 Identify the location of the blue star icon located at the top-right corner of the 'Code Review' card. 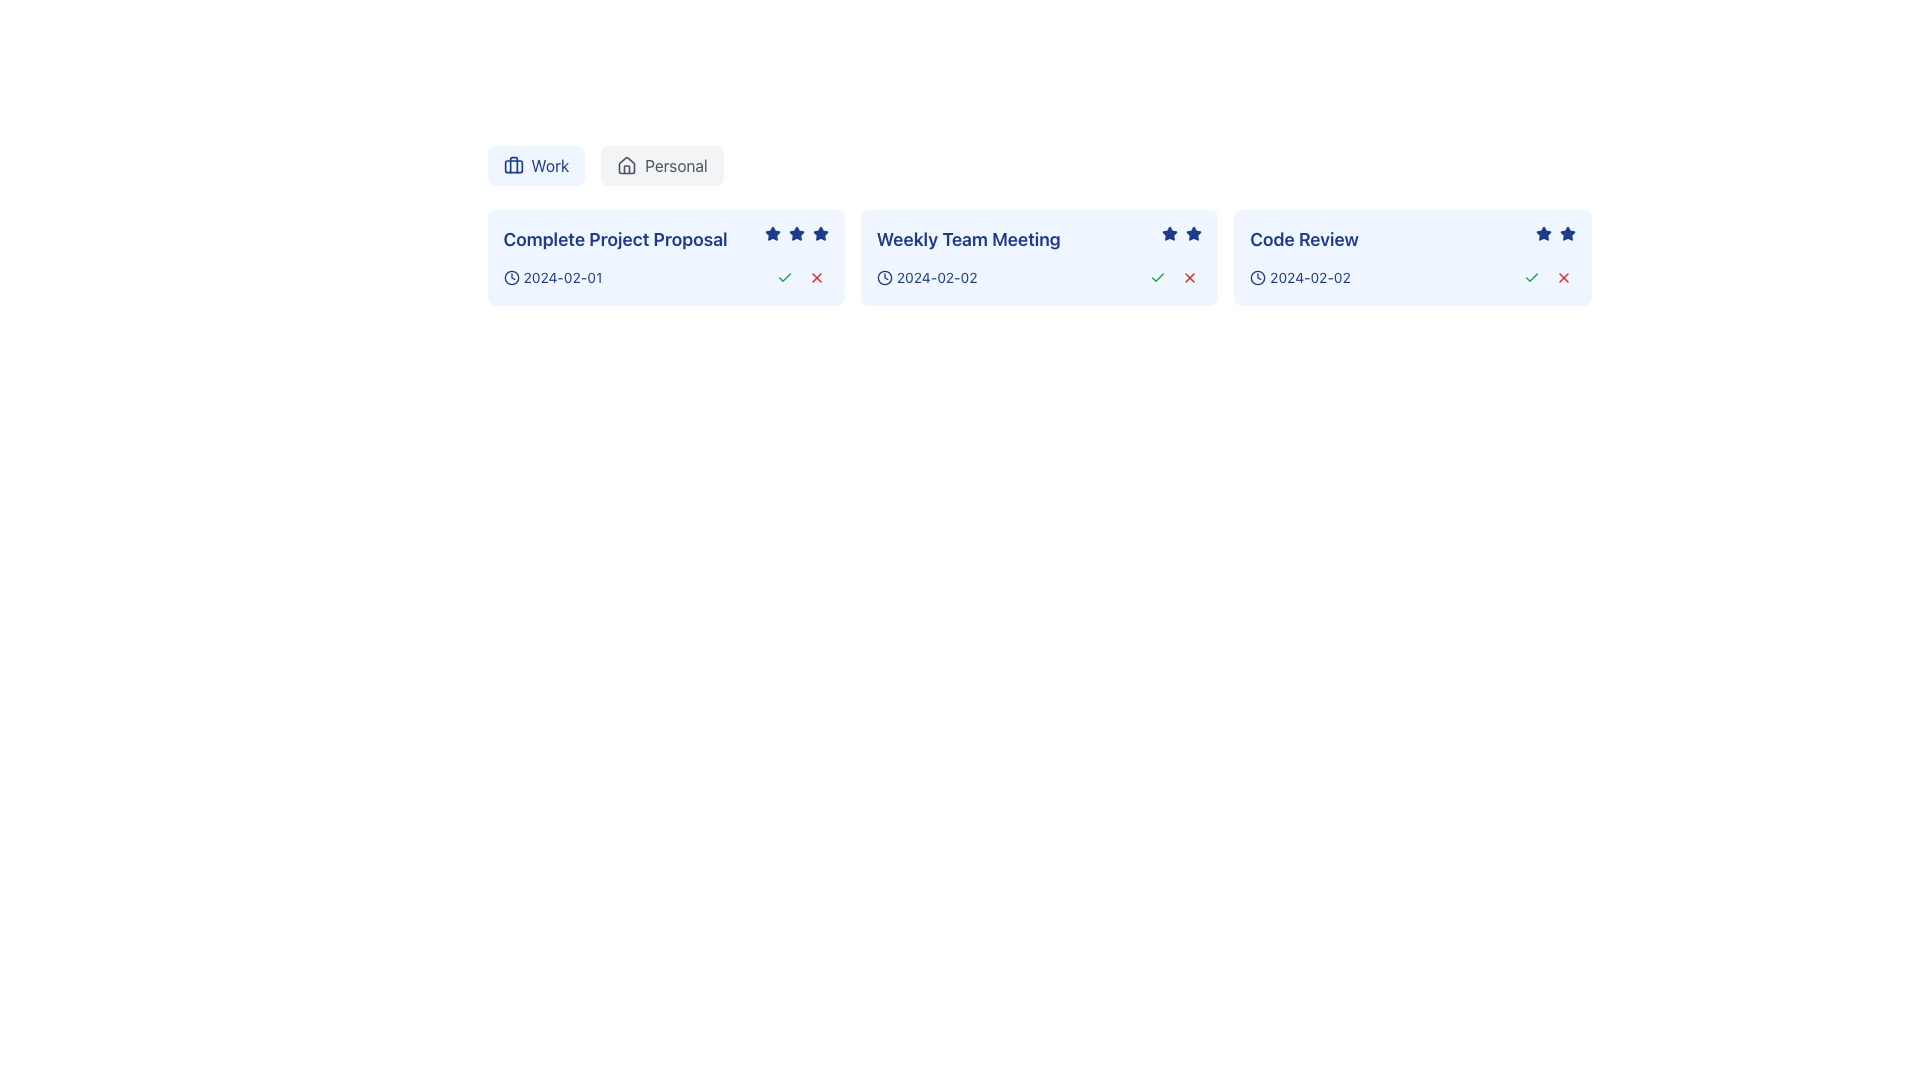
(1566, 232).